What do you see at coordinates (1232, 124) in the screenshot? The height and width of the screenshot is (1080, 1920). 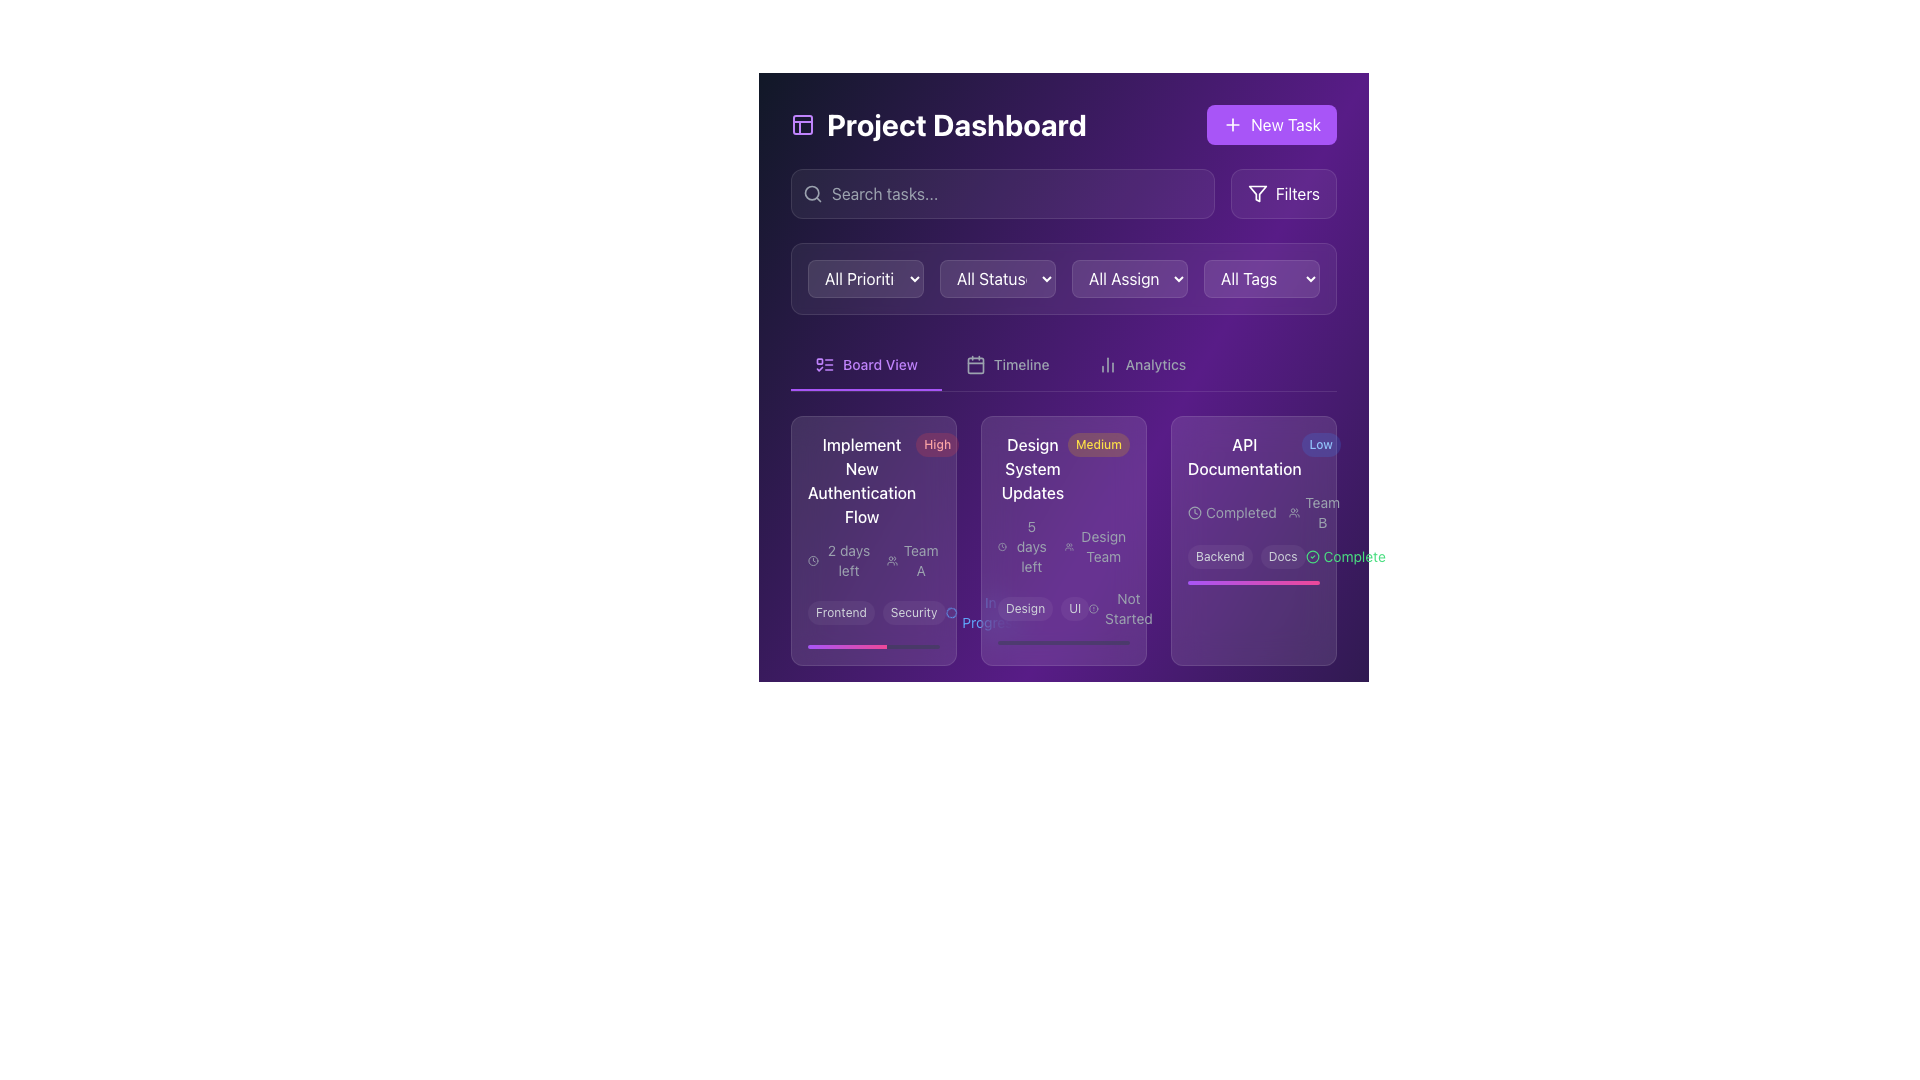 I see `the plus symbol icon located in the top-right corner of the 'New Task' button, which has a purple background and white text` at bounding box center [1232, 124].